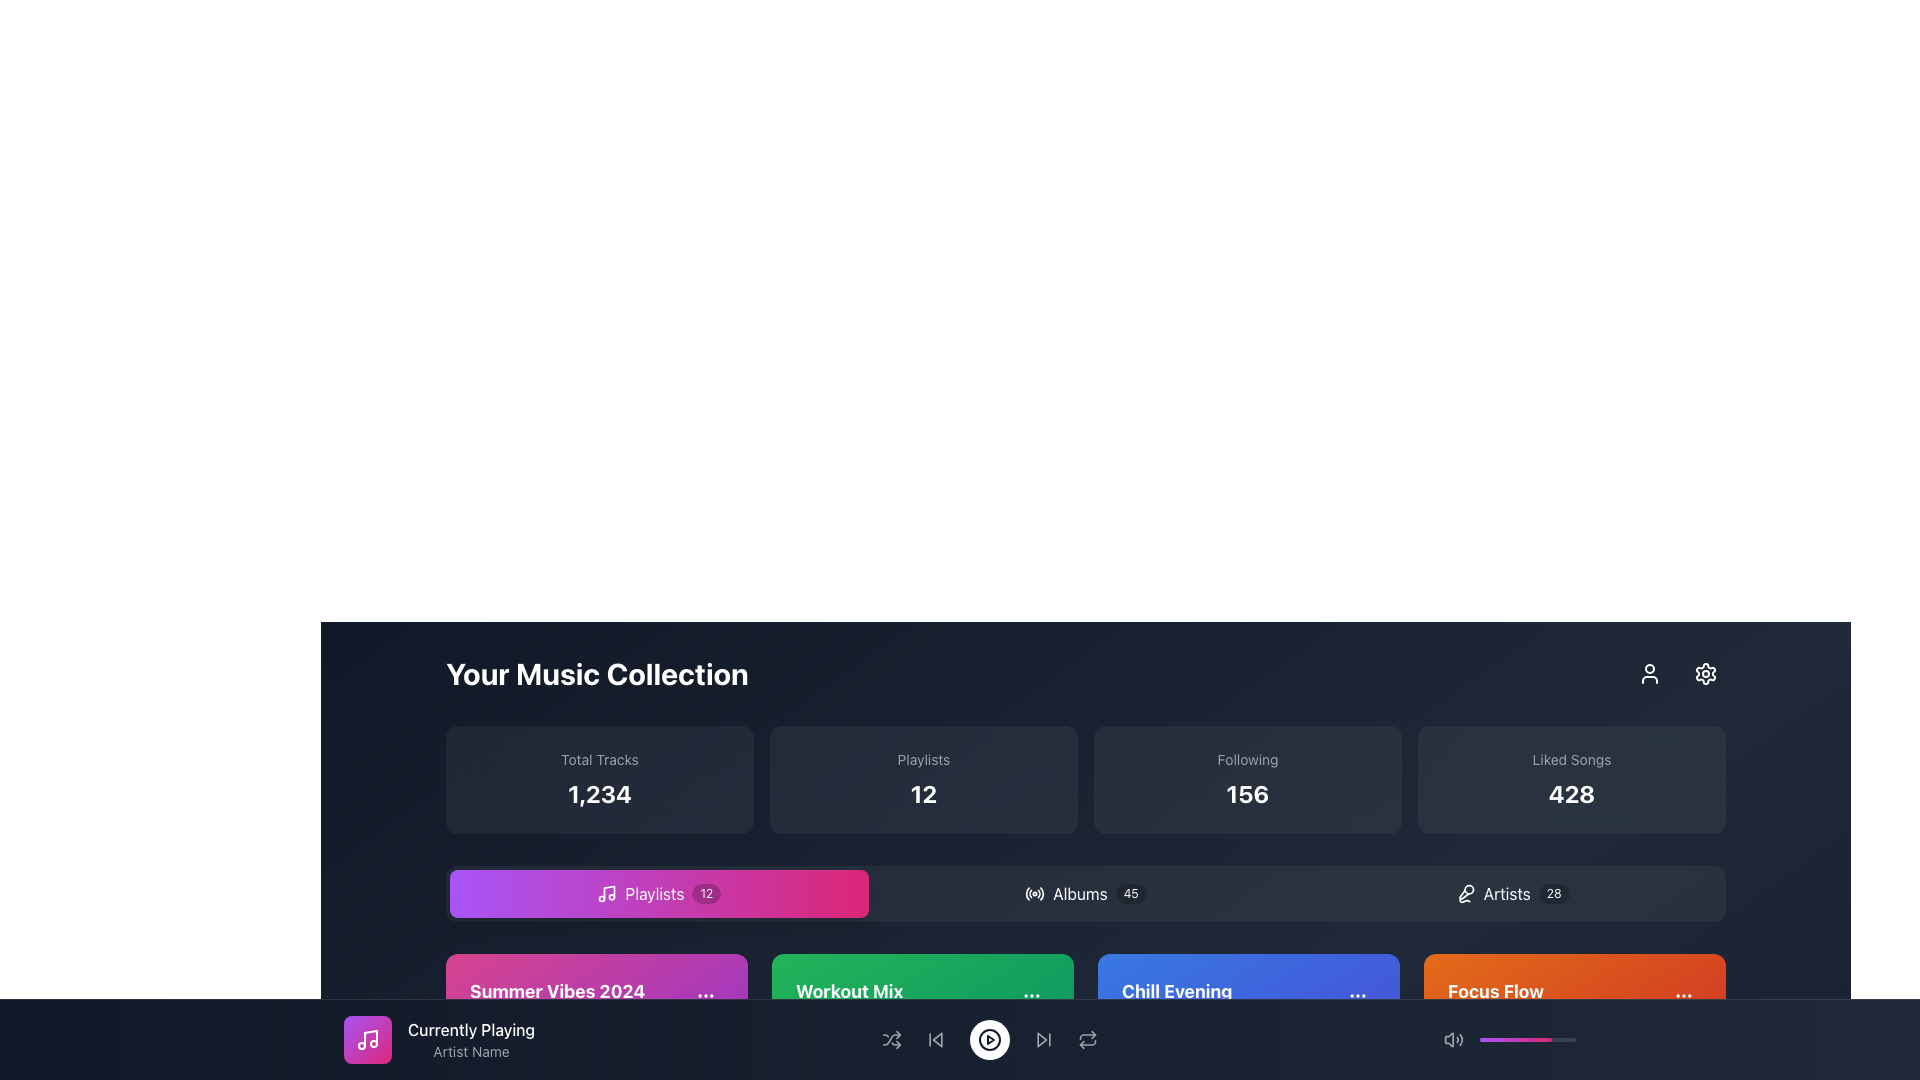 This screenshot has height=1080, width=1920. Describe the element at coordinates (1041, 892) in the screenshot. I see `the fifth circular arc element in the bottom right section of the layout that represents a radio wave-like icon` at that location.